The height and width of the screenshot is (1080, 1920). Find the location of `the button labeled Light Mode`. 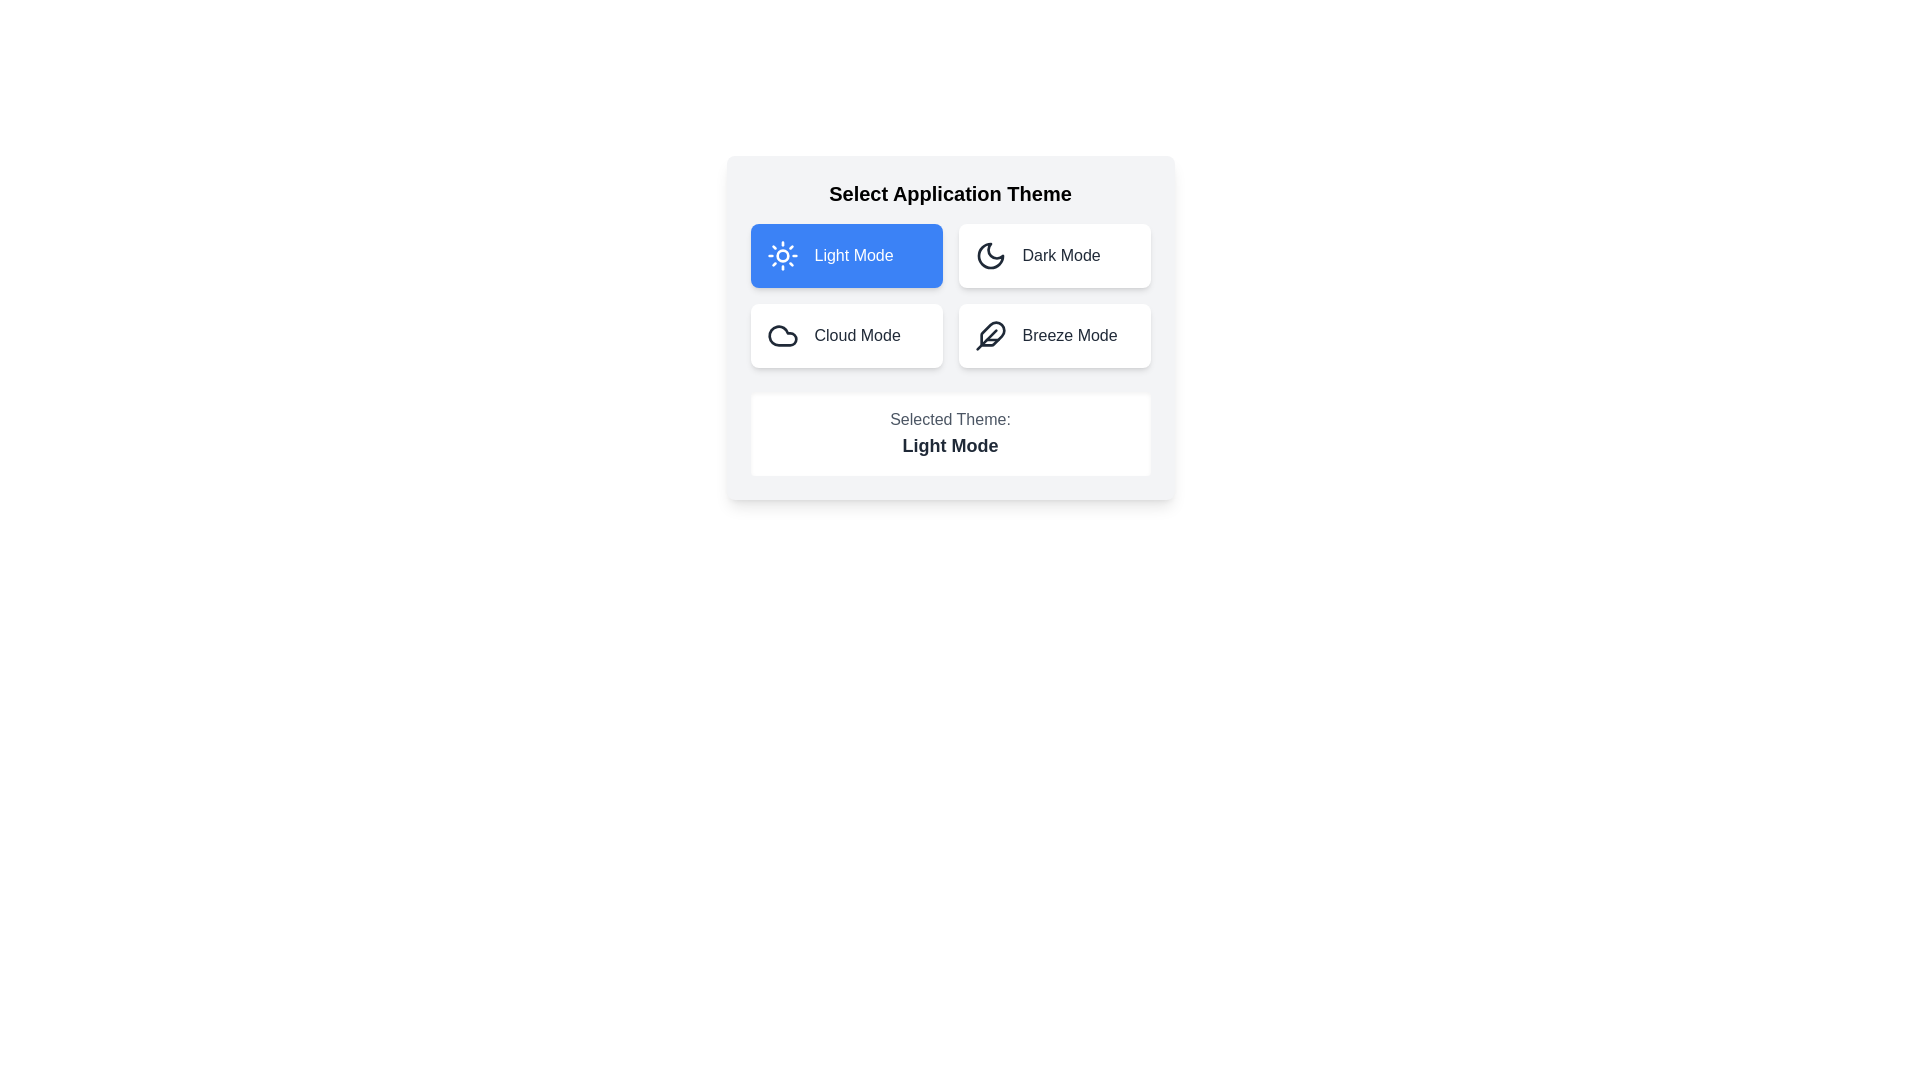

the button labeled Light Mode is located at coordinates (846, 254).